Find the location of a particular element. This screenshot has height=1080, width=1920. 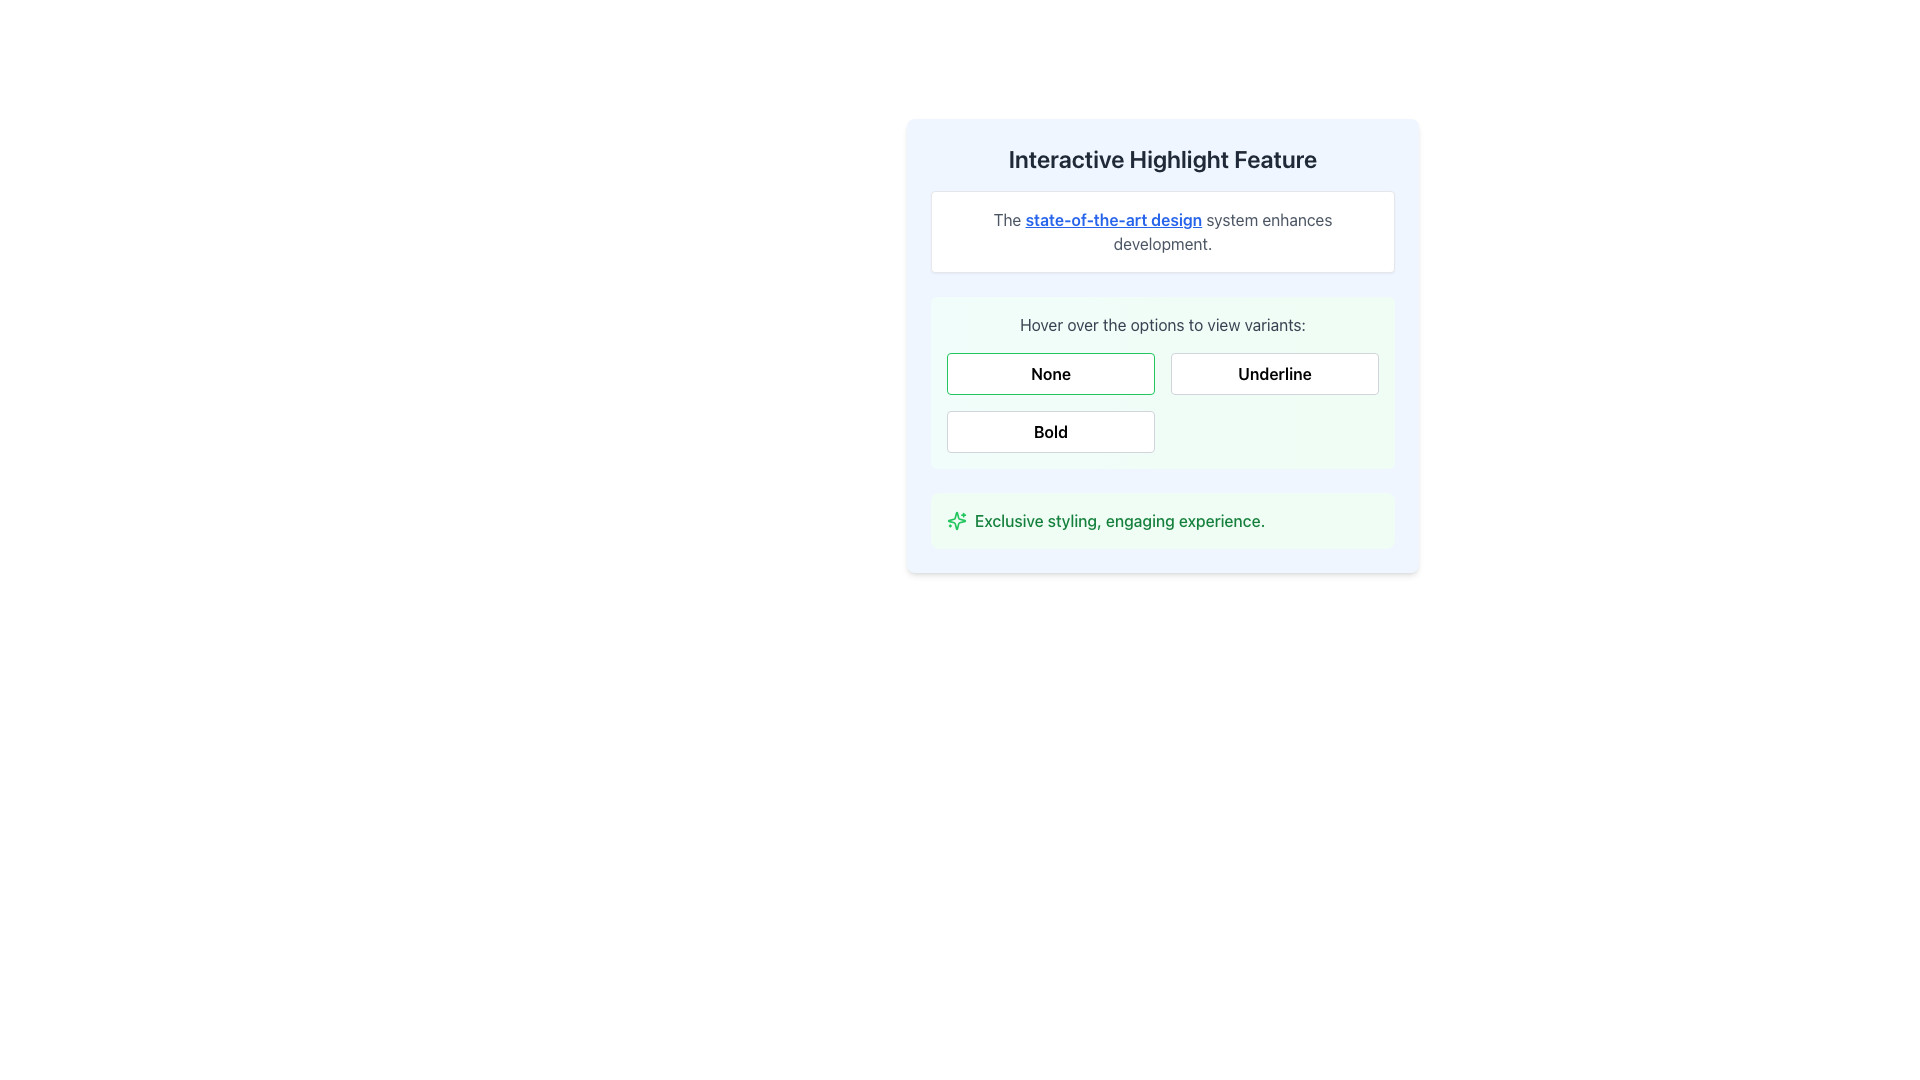

the button labeled 'None' with a white background, rounded corners, and a thin green border is located at coordinates (1050, 374).